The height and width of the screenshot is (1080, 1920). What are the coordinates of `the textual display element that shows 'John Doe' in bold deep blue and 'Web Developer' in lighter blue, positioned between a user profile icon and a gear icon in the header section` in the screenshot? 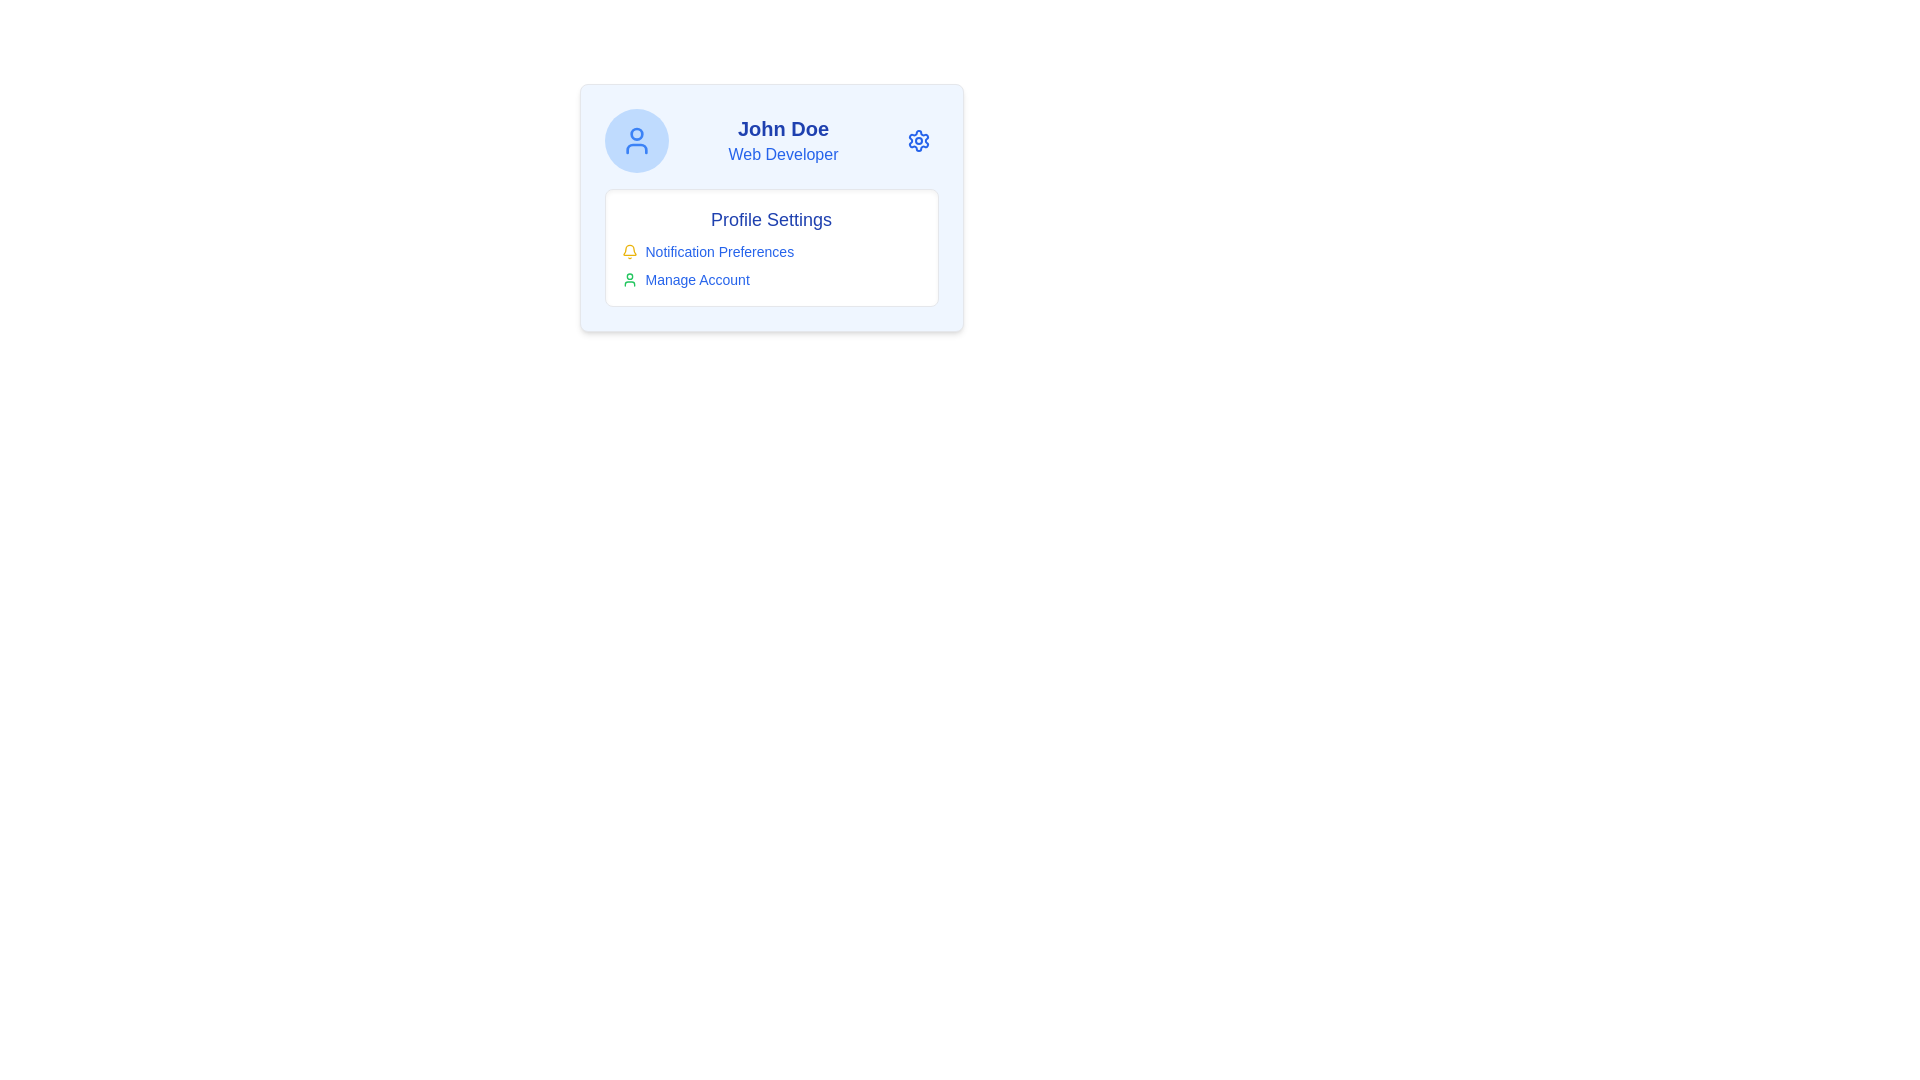 It's located at (782, 140).